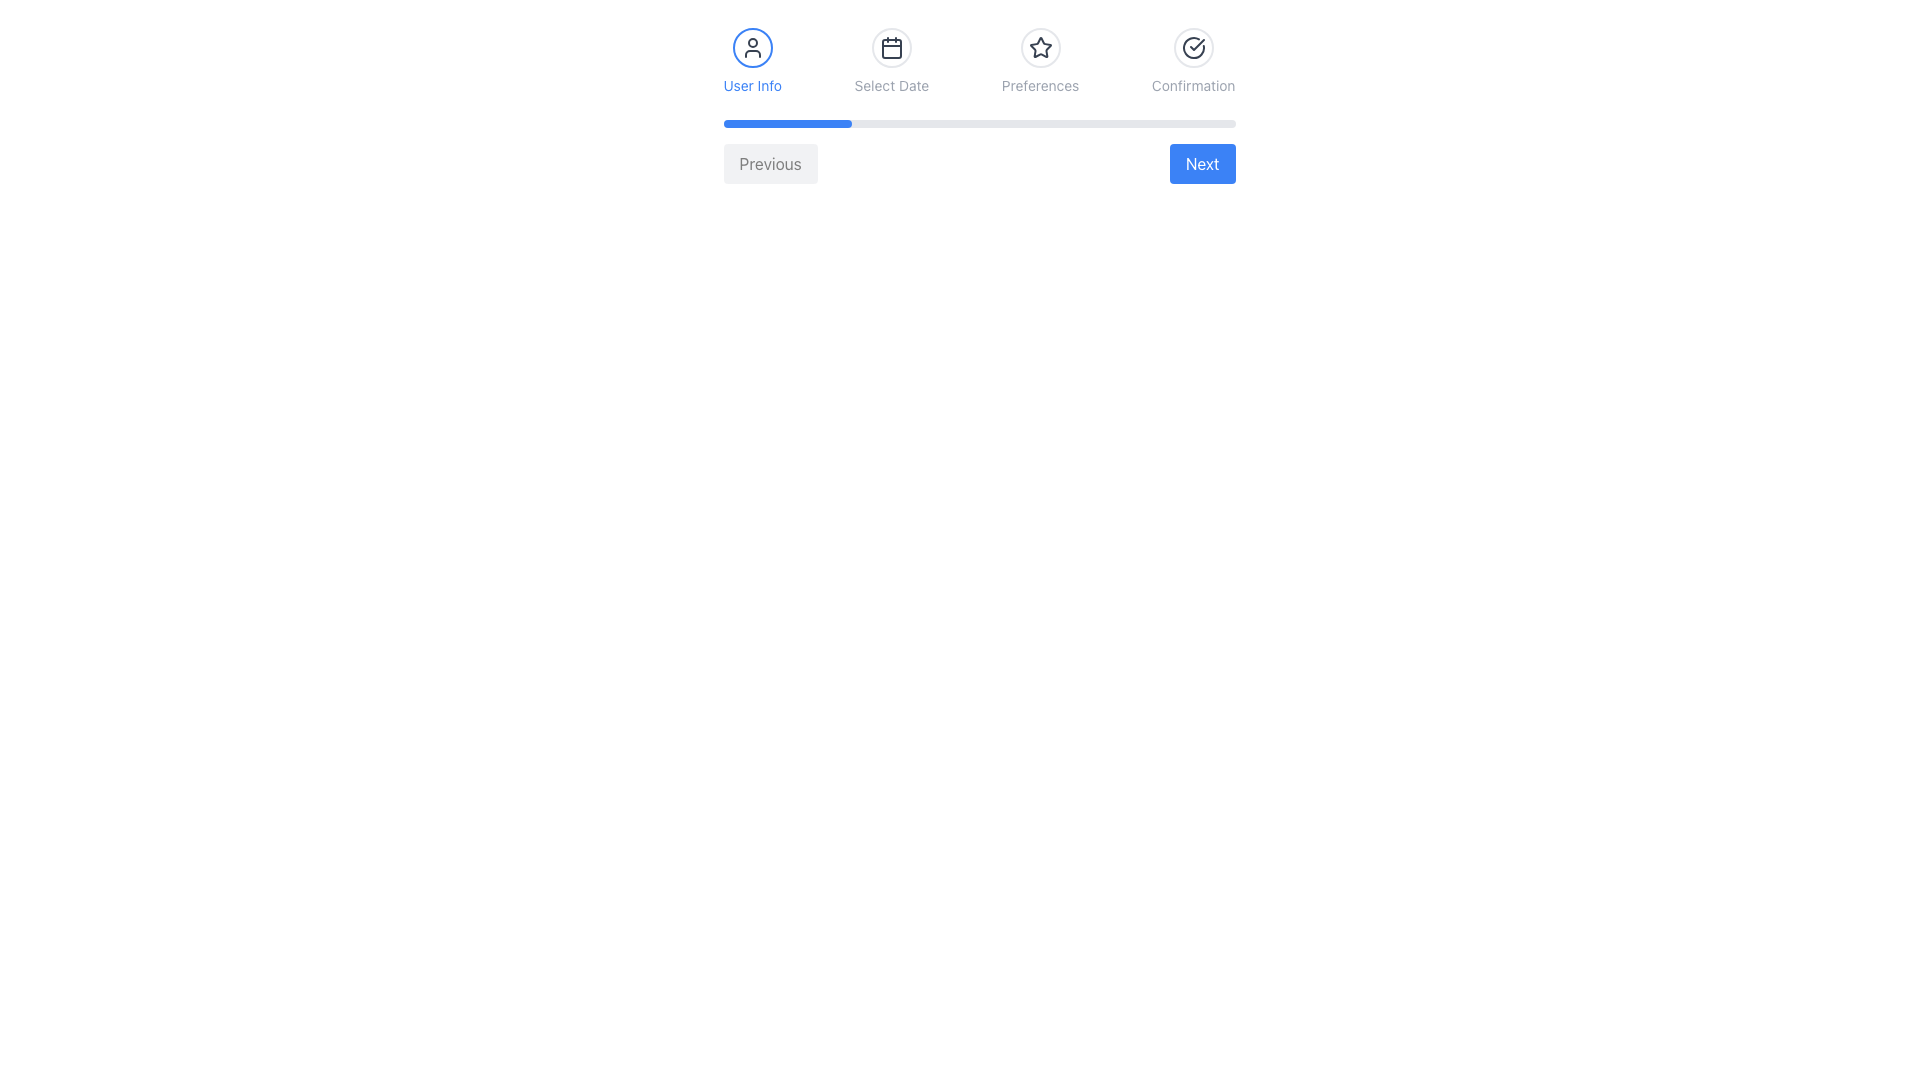 This screenshot has height=1080, width=1920. I want to click on the 'Next' button located on the right side of the layout section to proceed to the next step in the multi-step process, so click(1201, 163).